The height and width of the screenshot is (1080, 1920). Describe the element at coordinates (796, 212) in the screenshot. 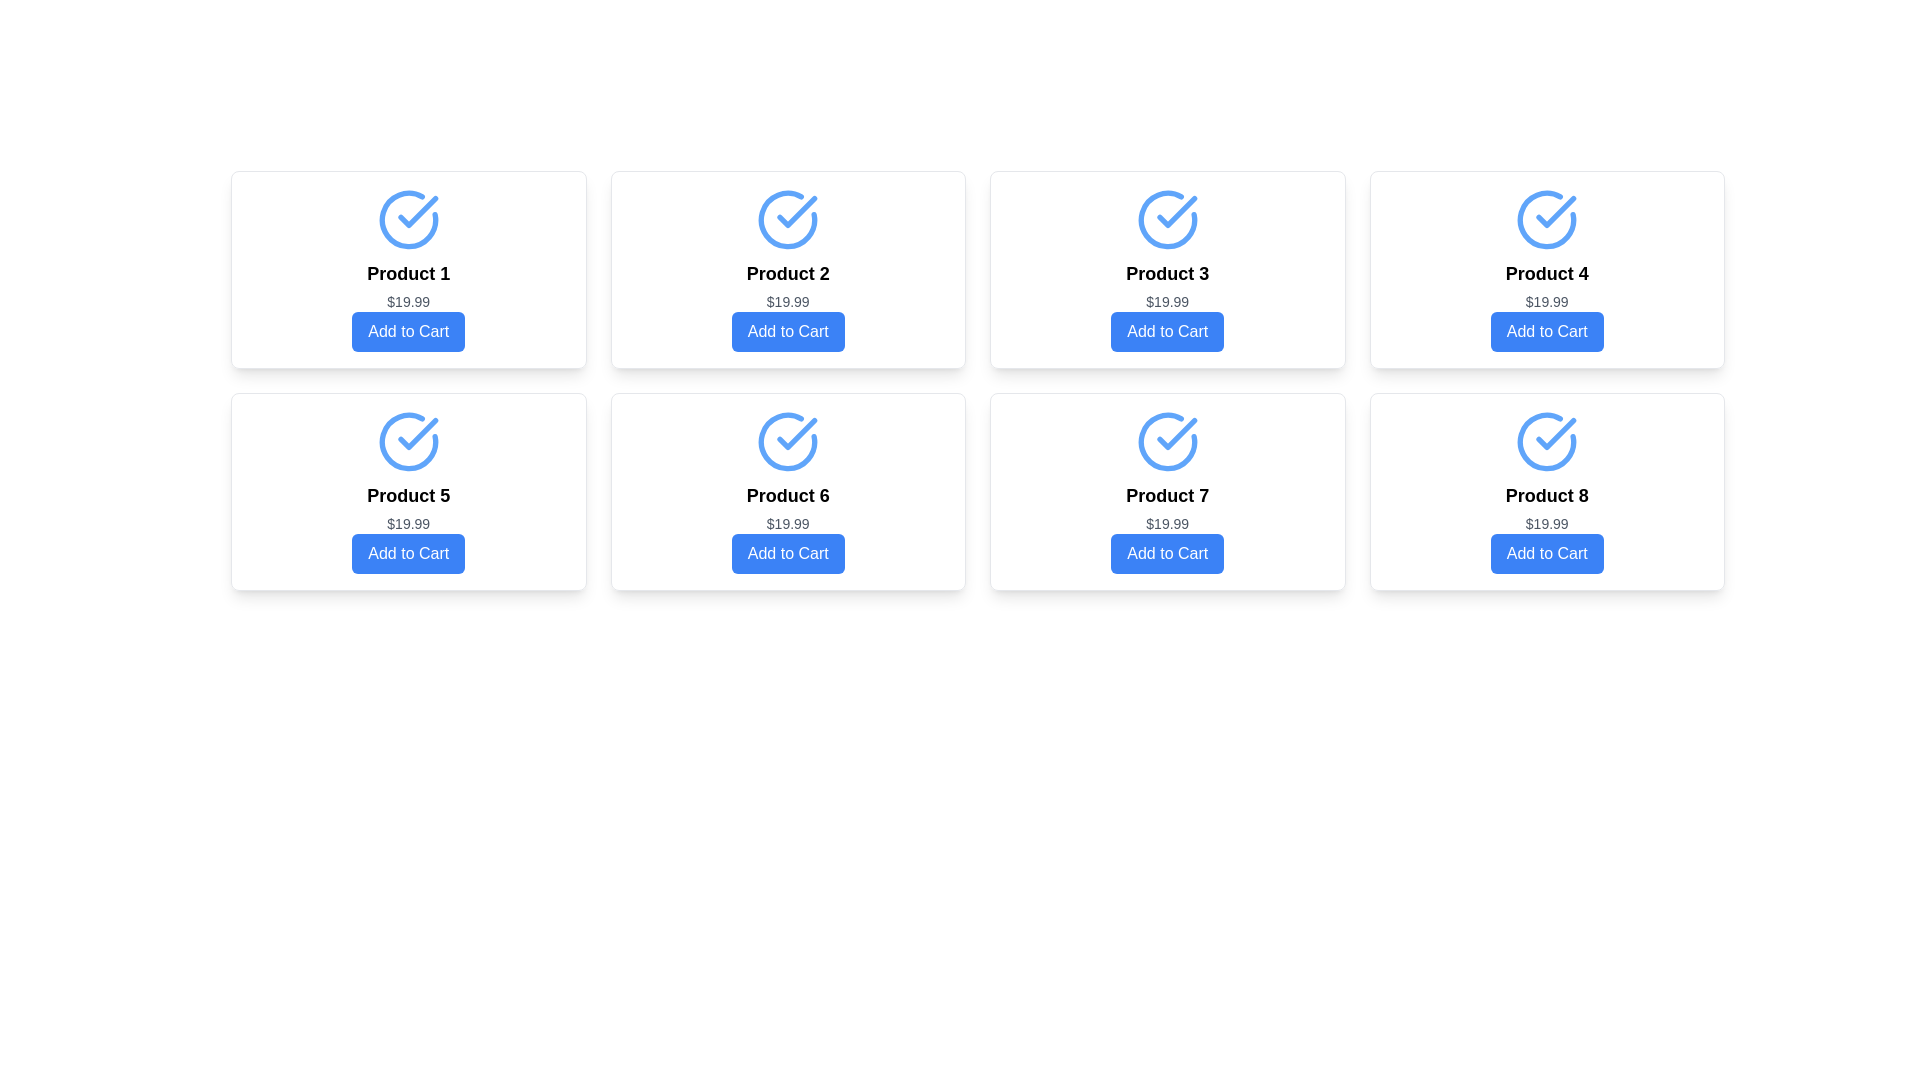

I see `the Iconographic SVG graphic with a checkmark design located in the second product card labeled 'Product 2' in the top row of the grid layout` at that location.